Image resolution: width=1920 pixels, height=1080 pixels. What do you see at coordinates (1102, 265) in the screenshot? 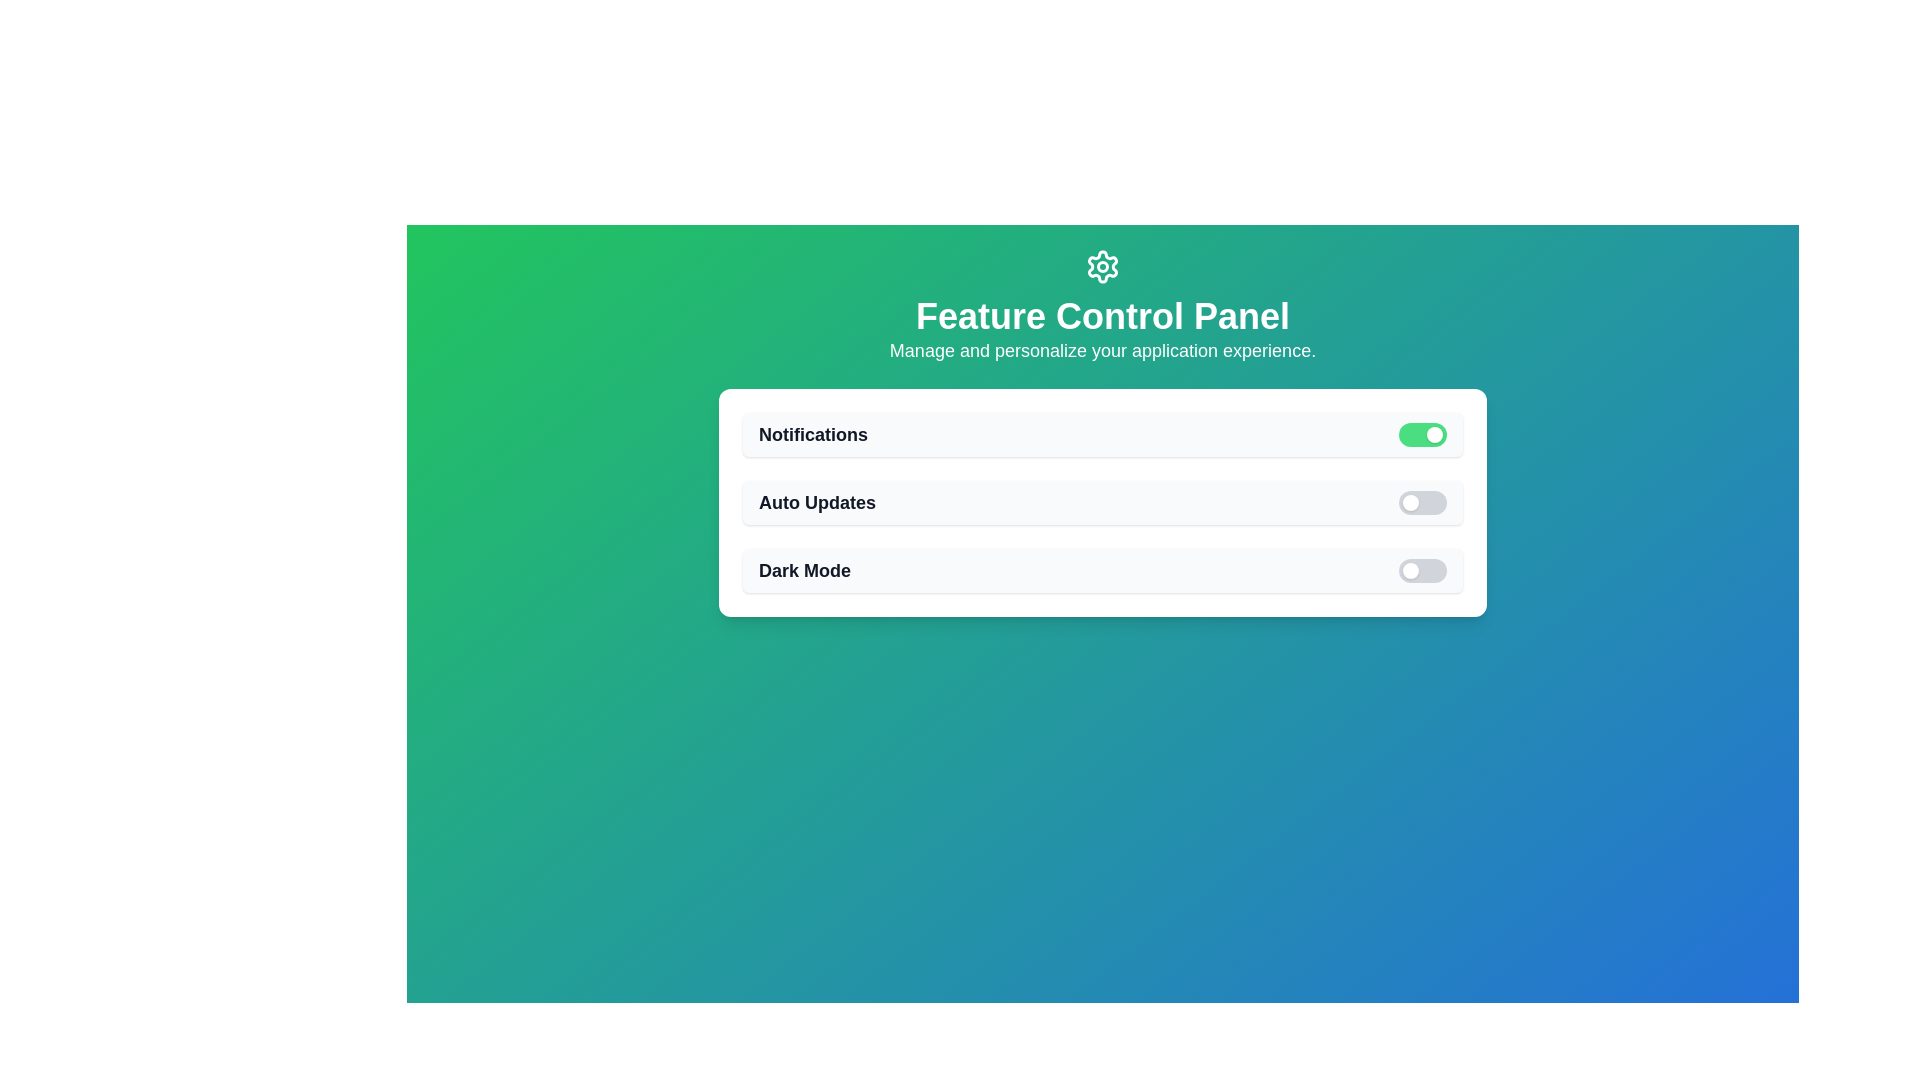
I see `the central circular part of the gear icon, which is a decorative element enhancing the visual appeal of the interface, located at the top center just above the 'Feature Control Panel'` at bounding box center [1102, 265].